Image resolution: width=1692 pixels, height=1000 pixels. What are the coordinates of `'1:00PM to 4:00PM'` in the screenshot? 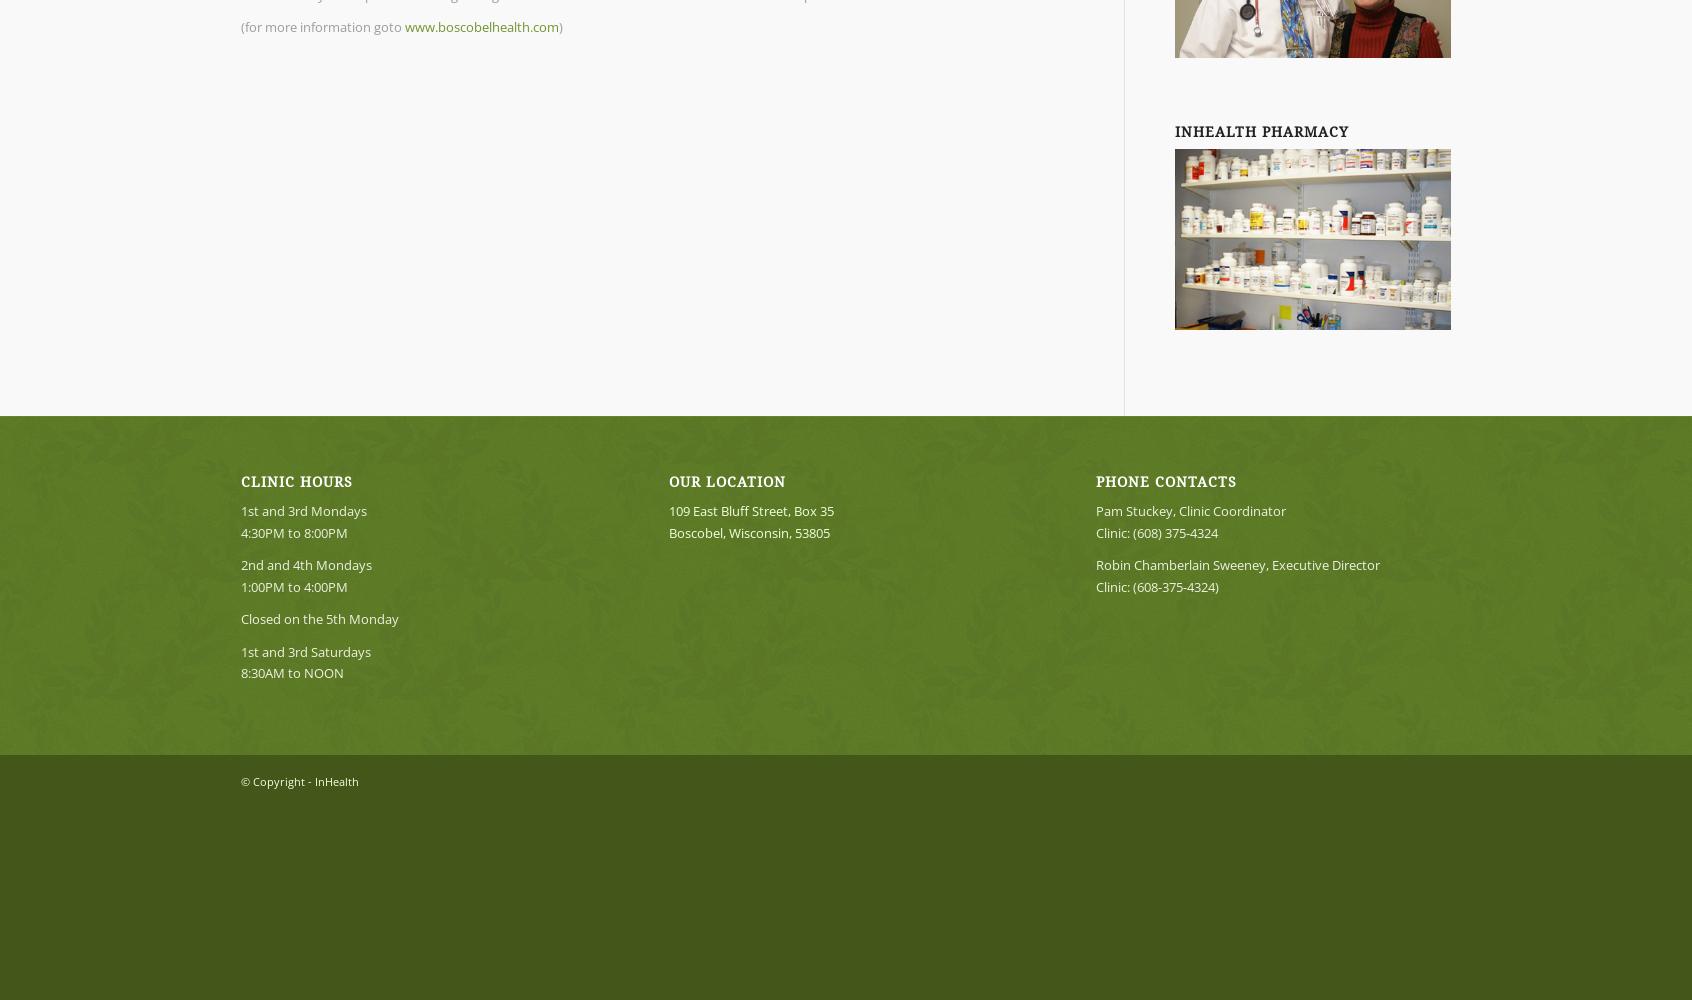 It's located at (293, 585).